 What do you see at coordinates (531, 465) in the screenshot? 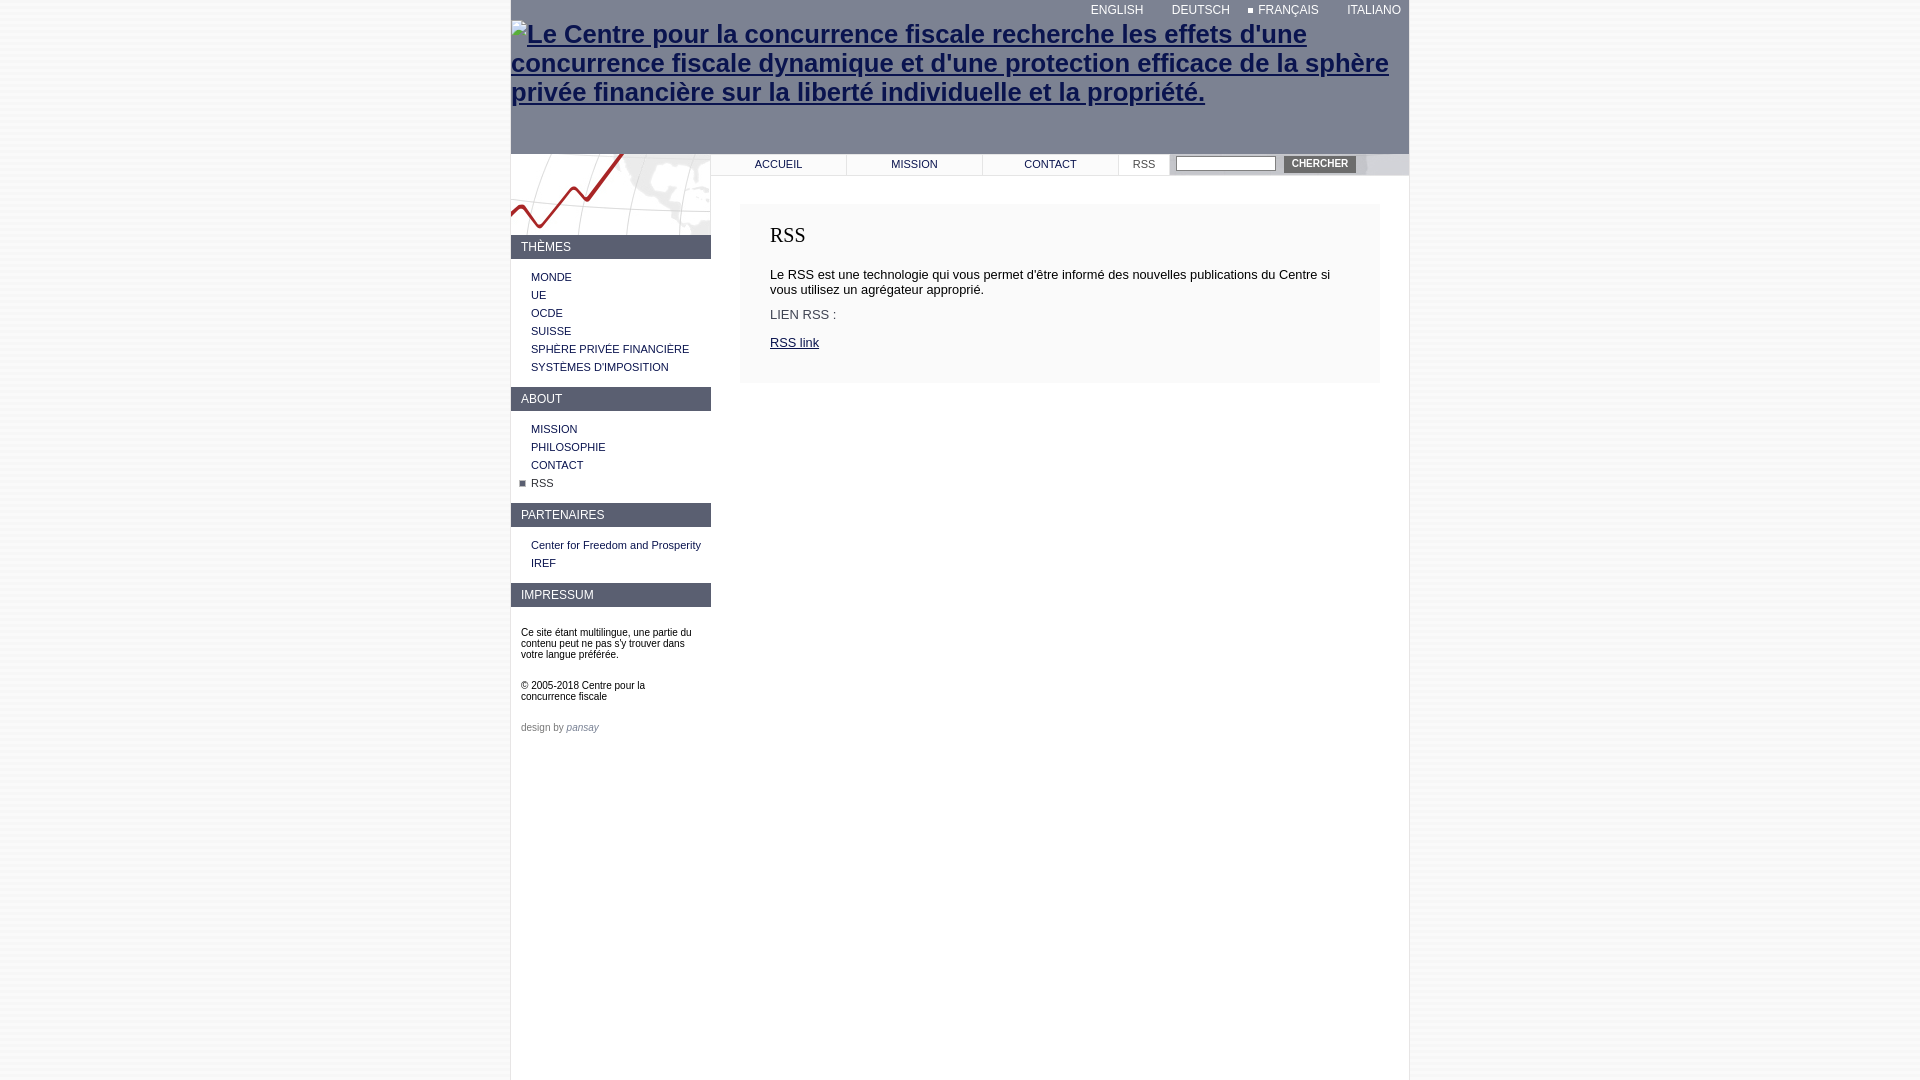
I see `'CONTACT'` at bounding box center [531, 465].